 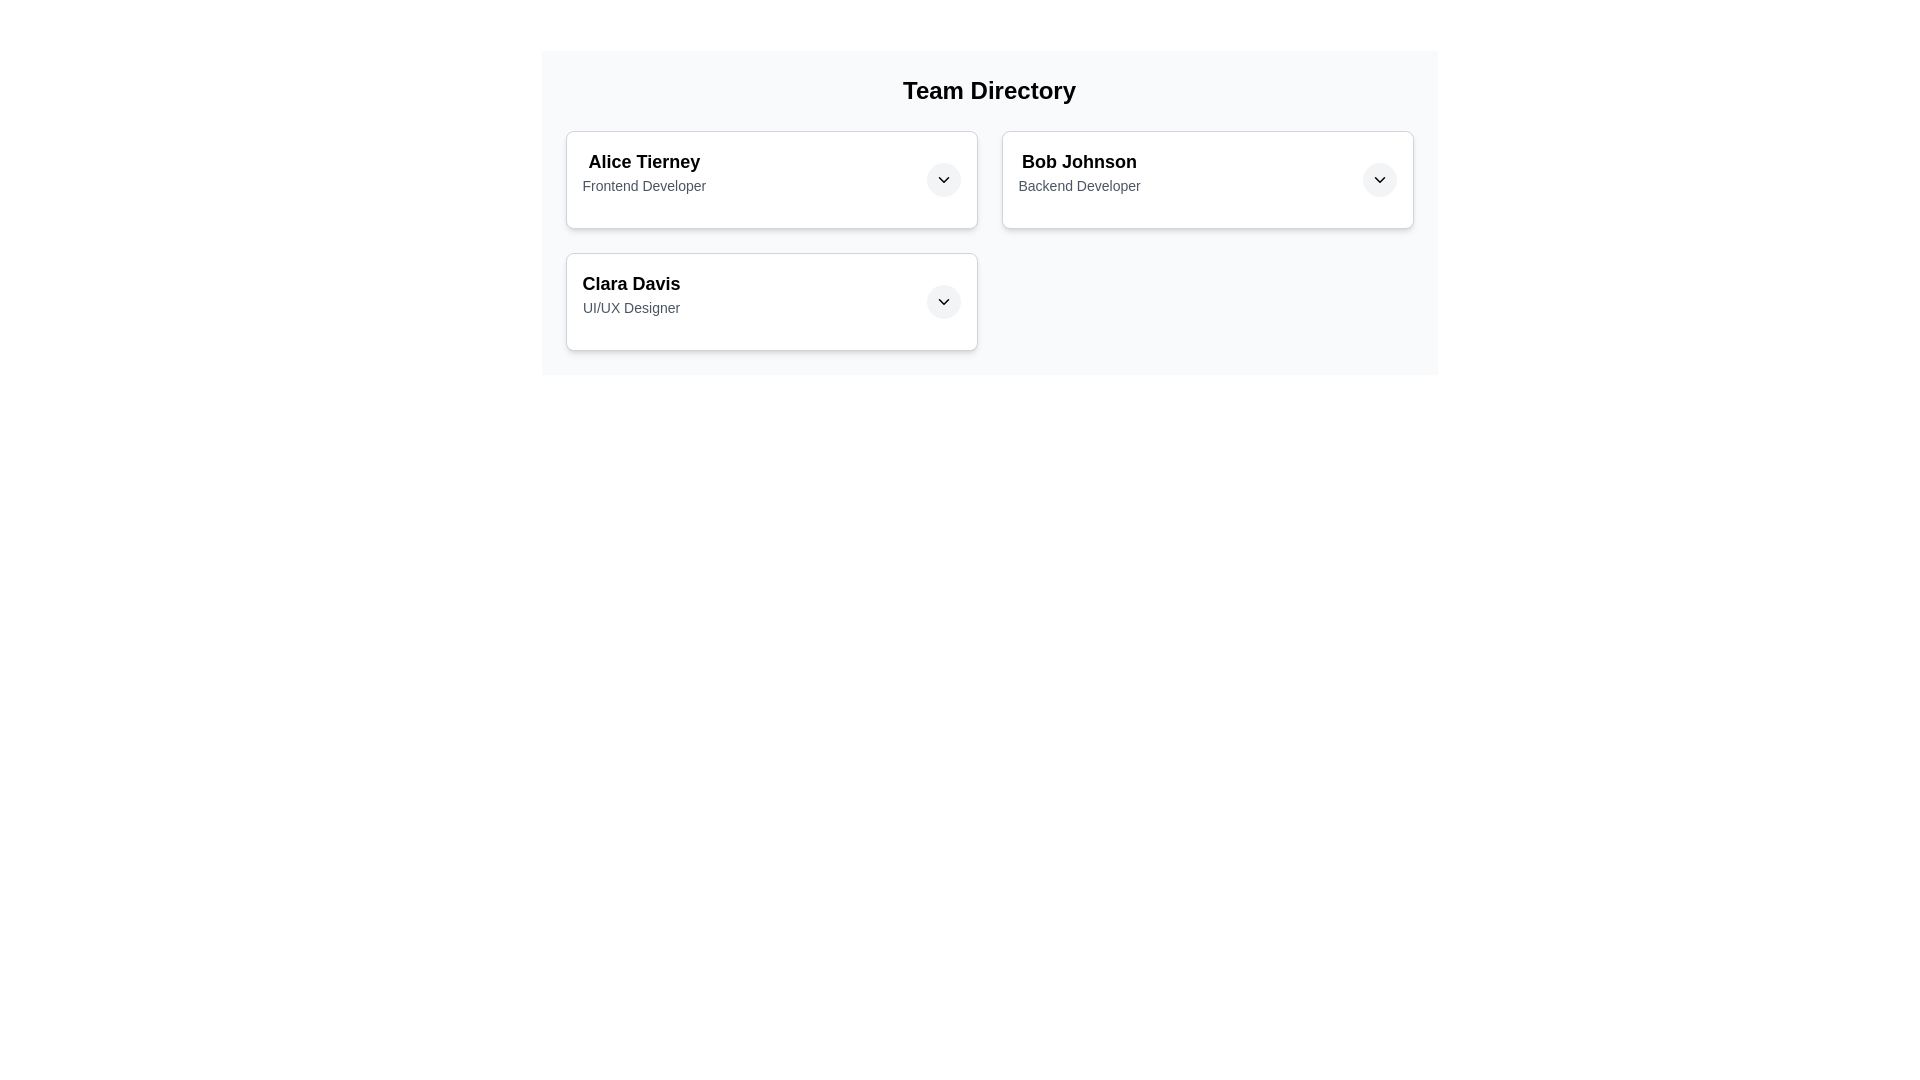 I want to click on the text label 'Alice Tierney', which is displayed in bold and larger font at the top of a rectangular card, representing a team member's name, so click(x=644, y=161).